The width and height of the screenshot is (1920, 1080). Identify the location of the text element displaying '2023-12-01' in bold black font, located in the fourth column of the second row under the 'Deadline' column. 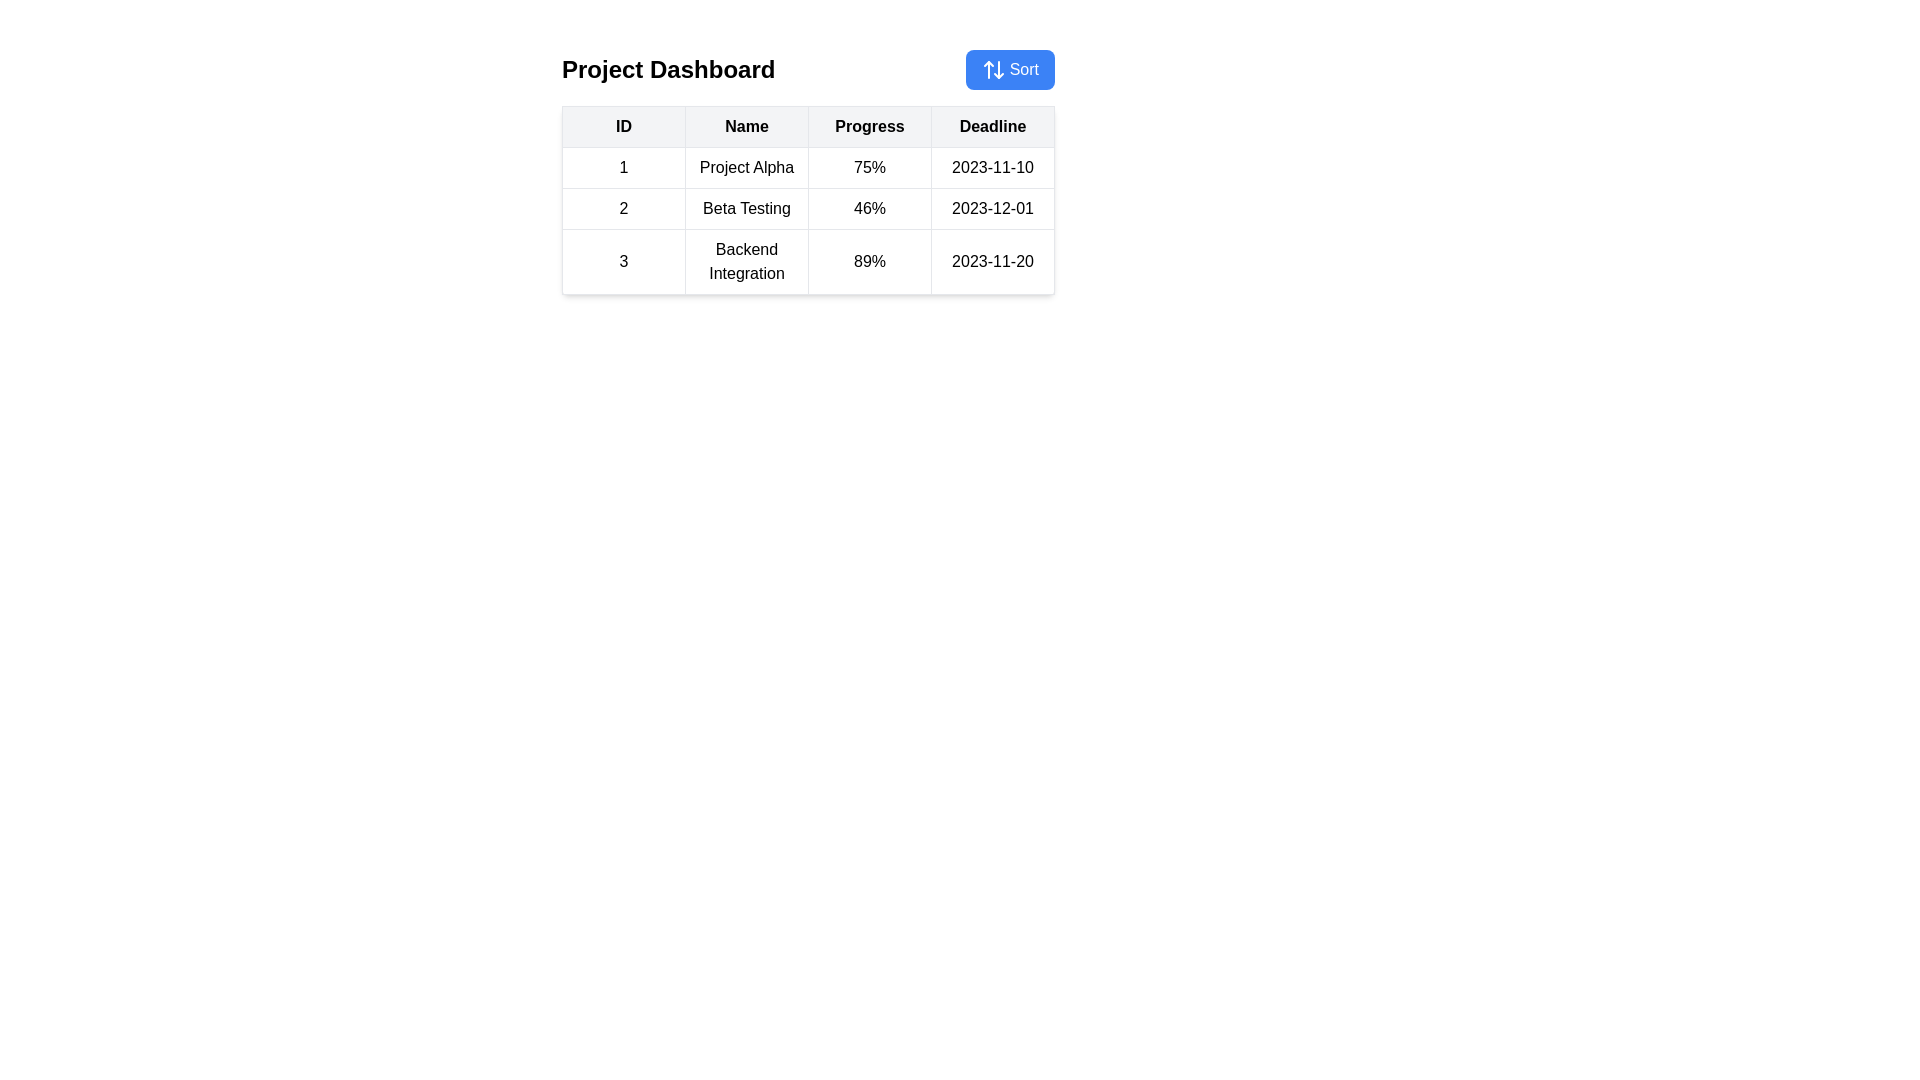
(993, 208).